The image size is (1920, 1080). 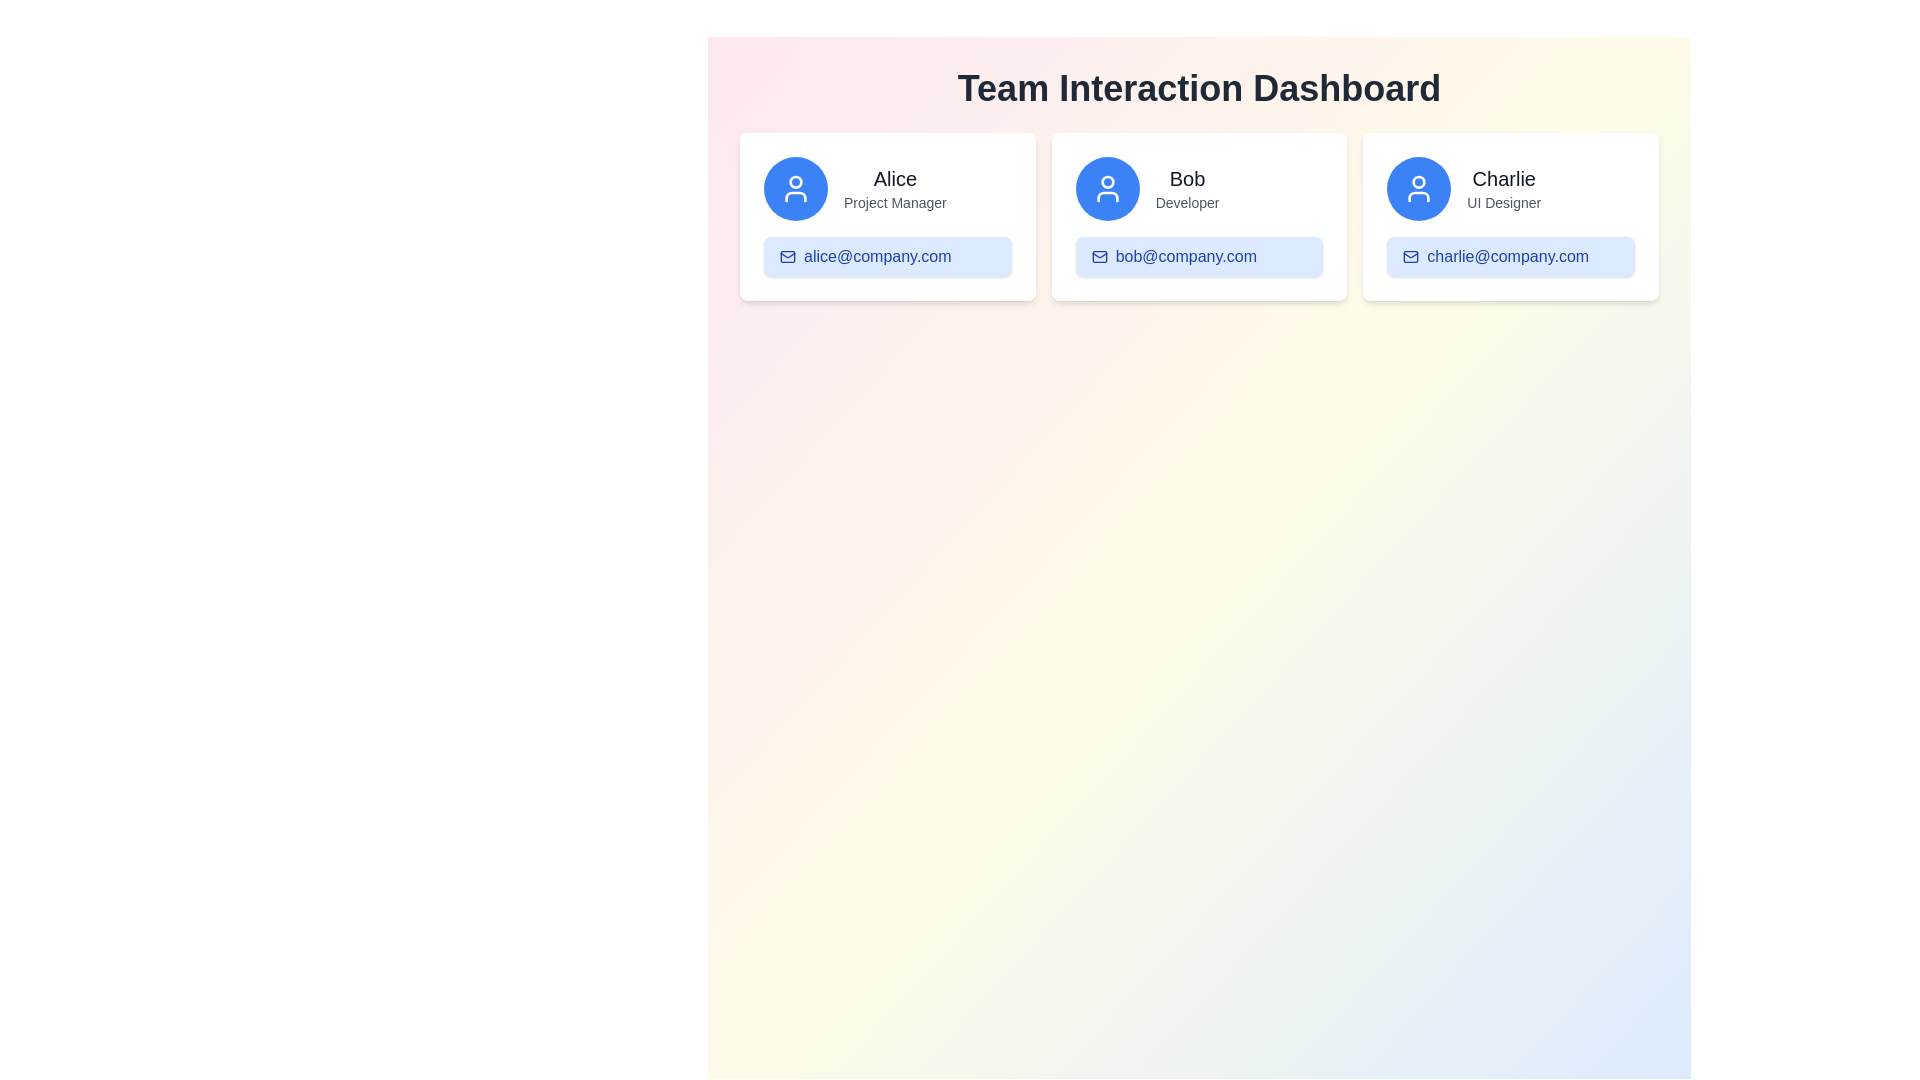 What do you see at coordinates (886, 216) in the screenshot?
I see `the name 'Alice' or the email 'alice@company.com' in the Card Component located on the leftmost side of the row of cards for further interaction` at bounding box center [886, 216].